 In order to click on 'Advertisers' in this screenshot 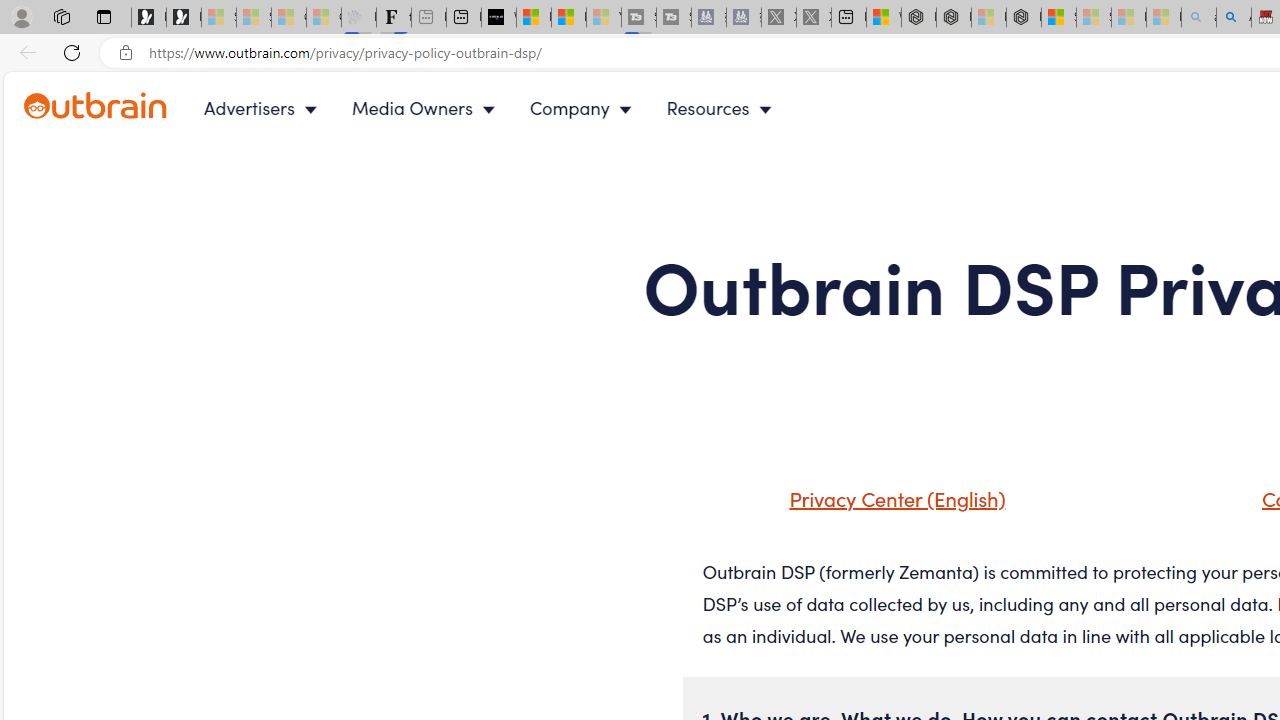, I will do `click(263, 108)`.